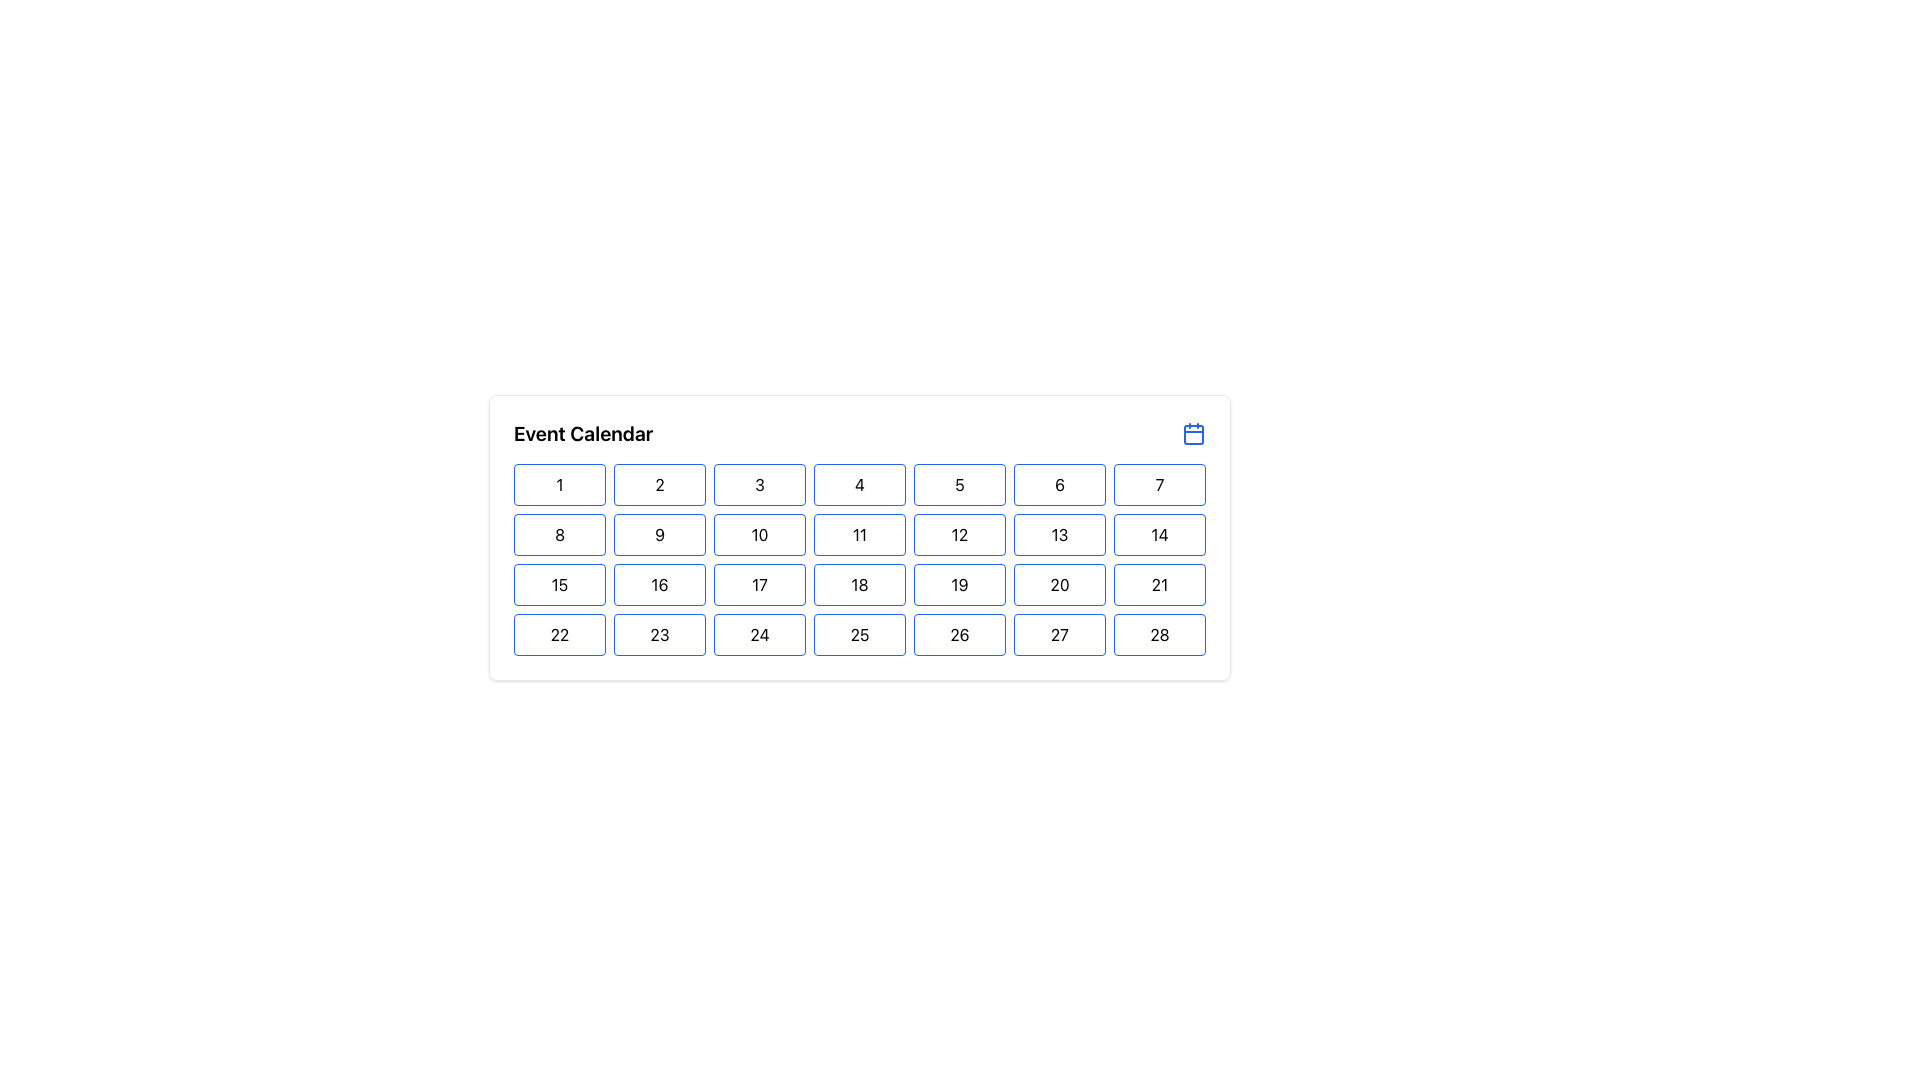 Image resolution: width=1920 pixels, height=1080 pixels. Describe the element at coordinates (859, 635) in the screenshot. I see `the rectangular button displaying the text '25' with a white background and blue border, located in the fourth row and fourth column of a grid layout` at that location.